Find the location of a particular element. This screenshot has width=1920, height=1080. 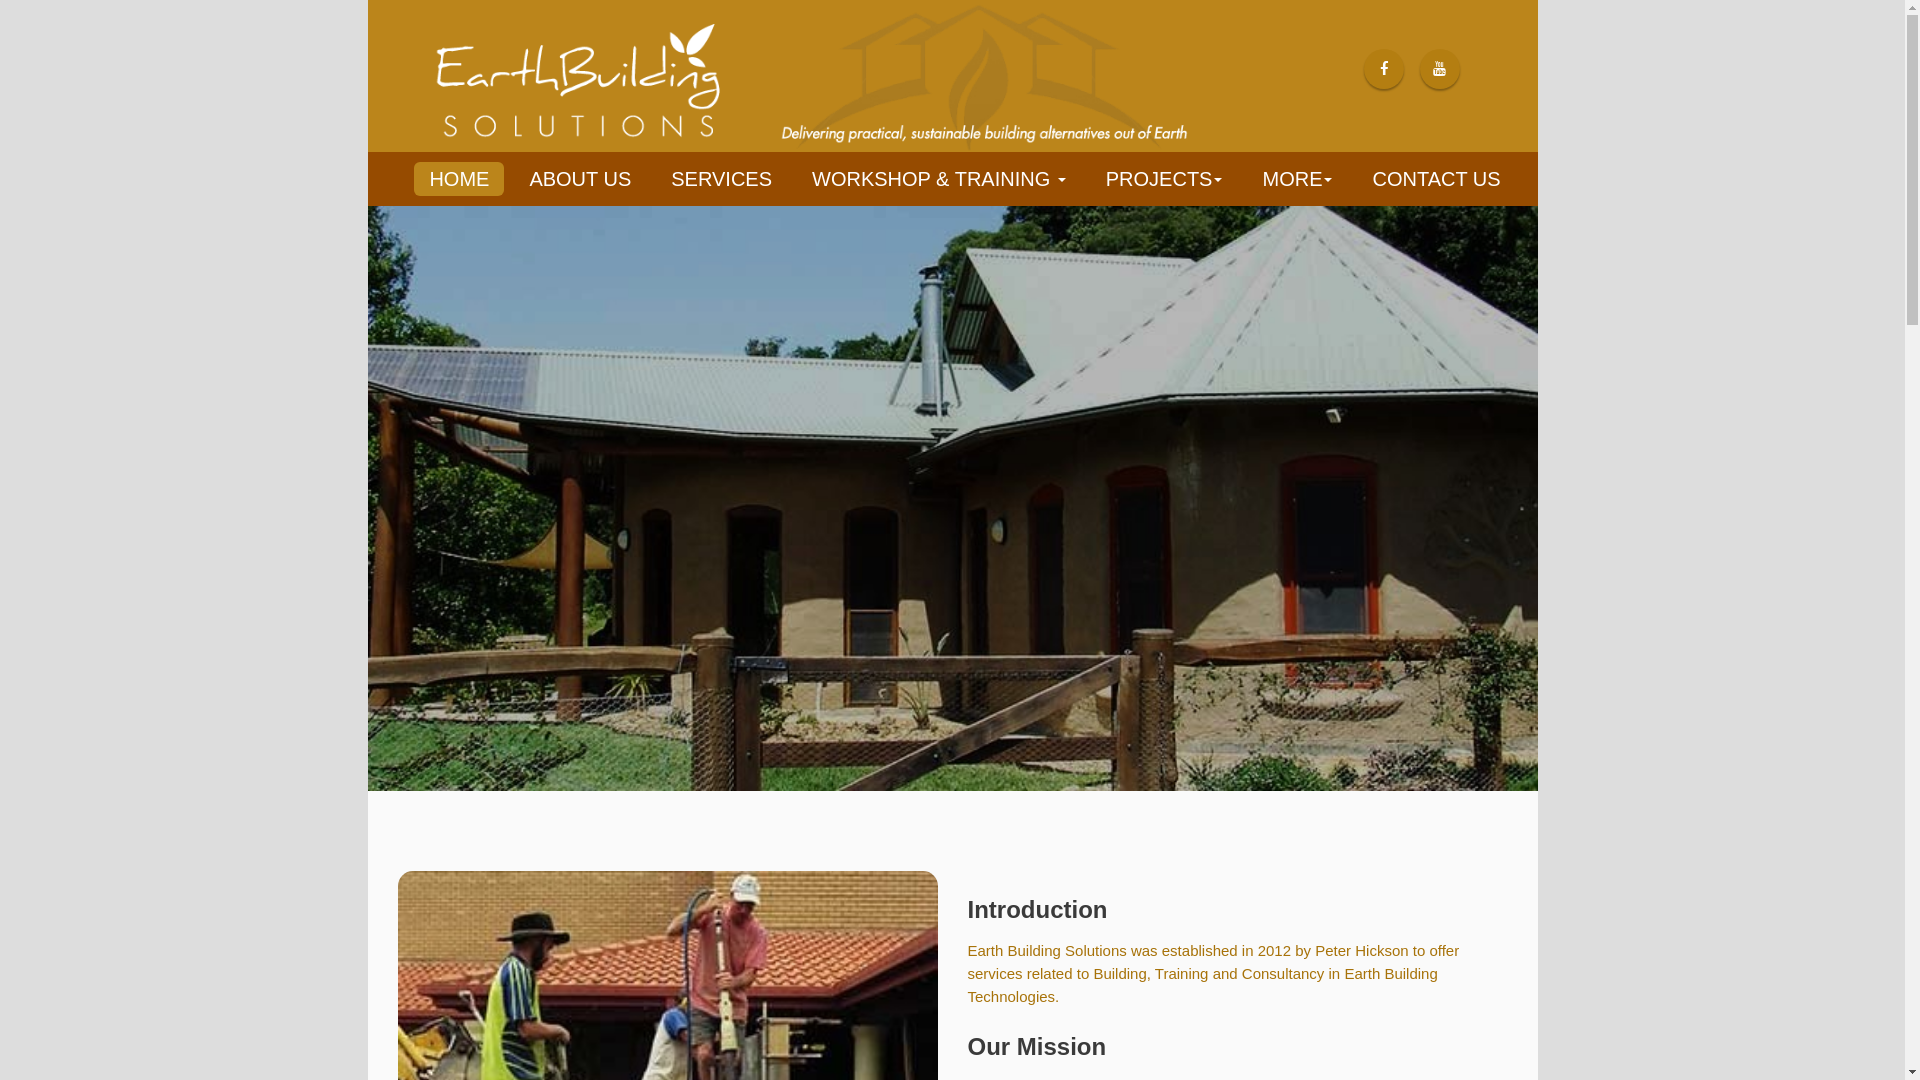

'PROJECTS' is located at coordinates (1092, 177).